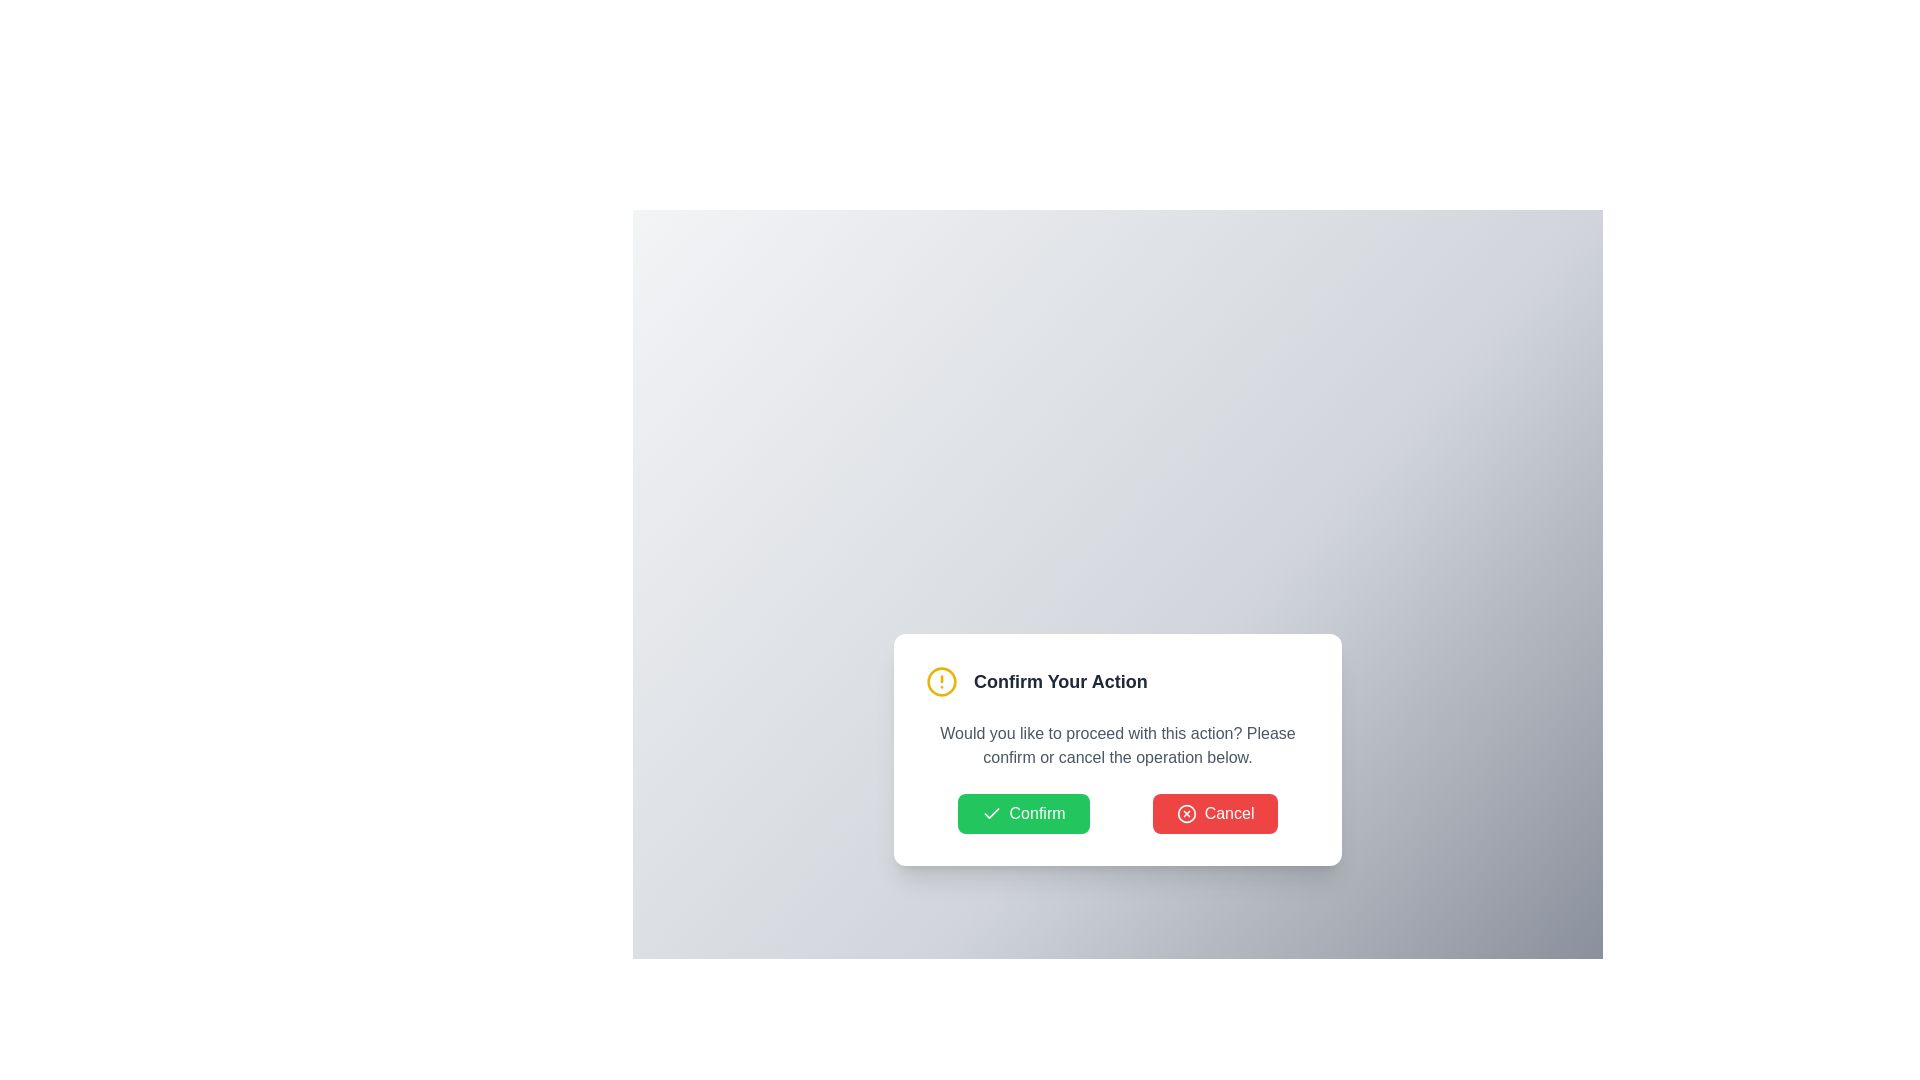 Image resolution: width=1920 pixels, height=1080 pixels. What do you see at coordinates (940, 681) in the screenshot?
I see `the decorative SVG circle with a yellow border located adjacent to the confirmation dialog's title 'Confirm Your Action'` at bounding box center [940, 681].